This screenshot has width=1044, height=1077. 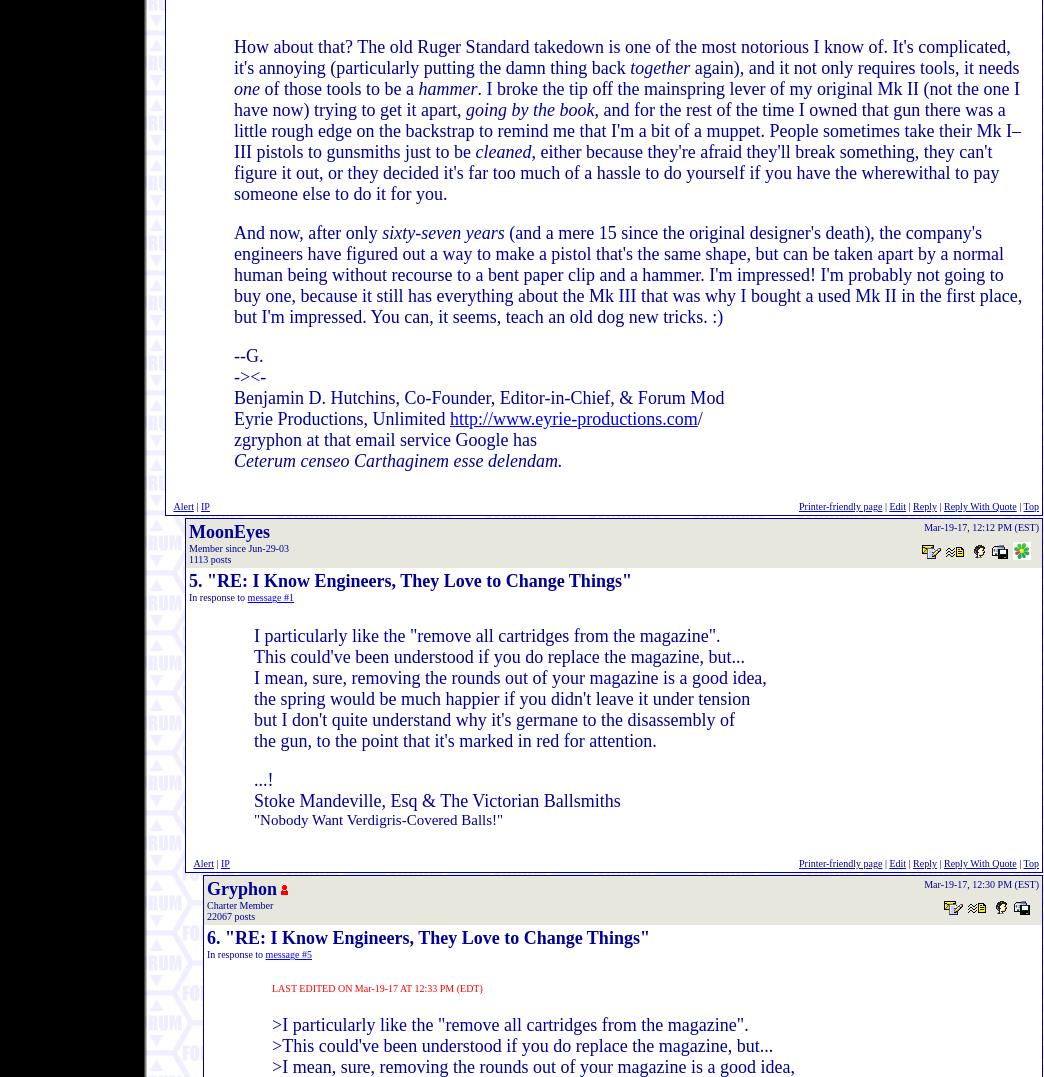 What do you see at coordinates (522, 1045) in the screenshot?
I see `'>This could've been understood if you do replace the magazine, but...'` at bounding box center [522, 1045].